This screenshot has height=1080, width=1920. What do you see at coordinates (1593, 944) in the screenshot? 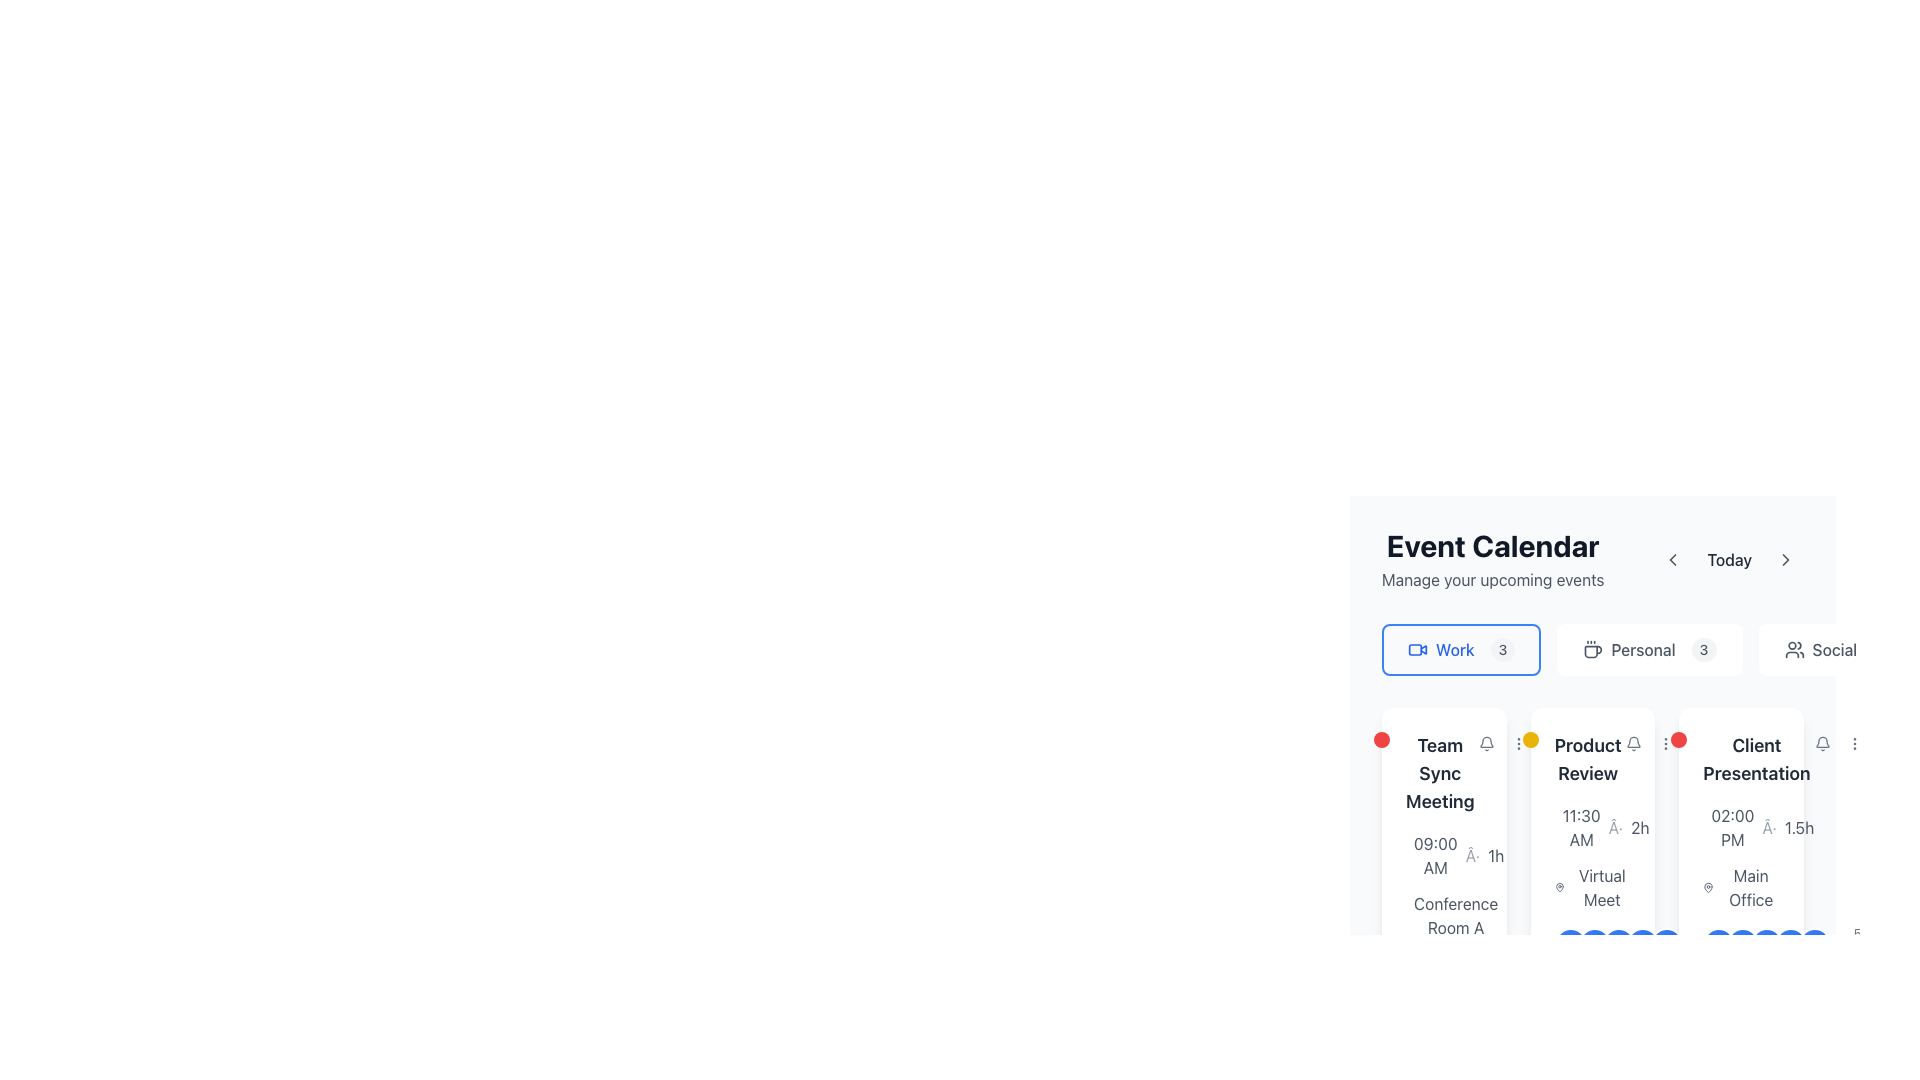
I see `the second avatar from the left, which has a circular shape with a blue gradient background and contains the letter 'B' in bold white font, positioned below the 'Event Calendar' section` at bounding box center [1593, 944].